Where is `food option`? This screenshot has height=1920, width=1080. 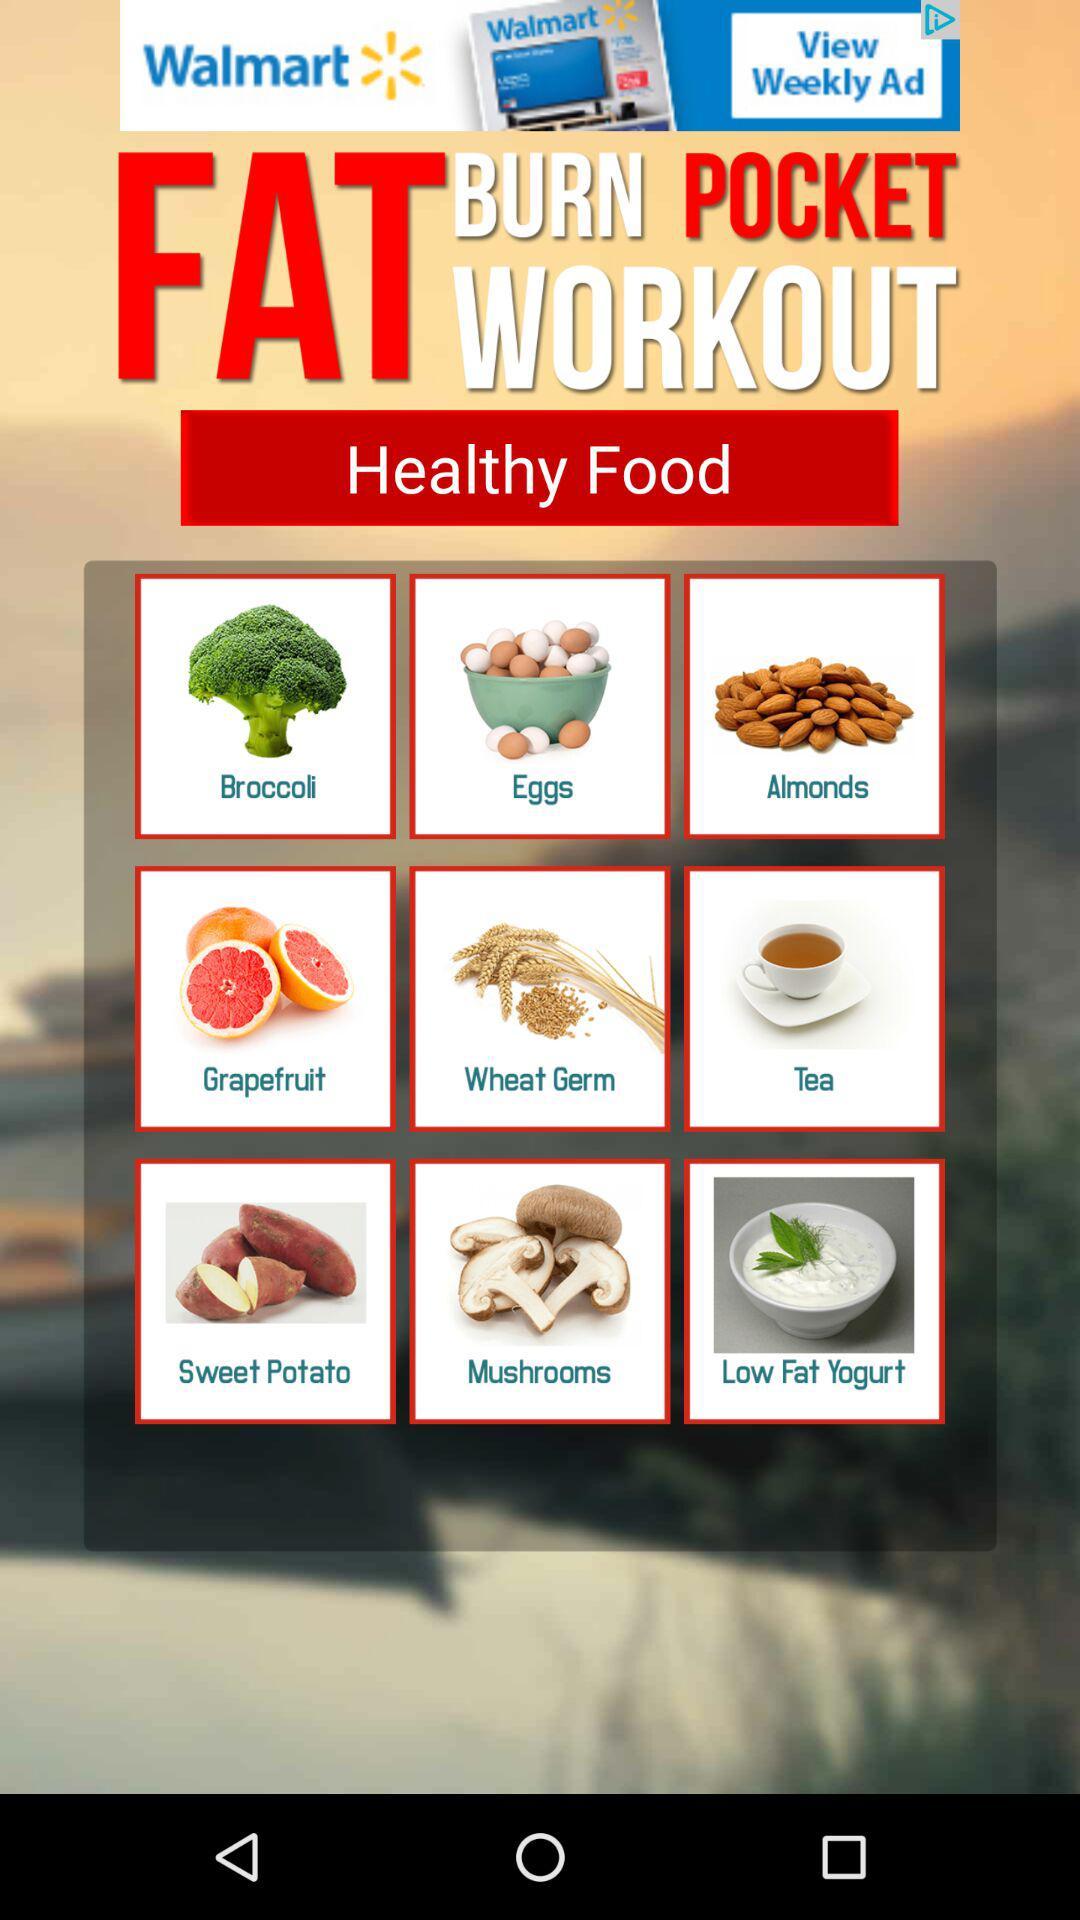 food option is located at coordinates (264, 706).